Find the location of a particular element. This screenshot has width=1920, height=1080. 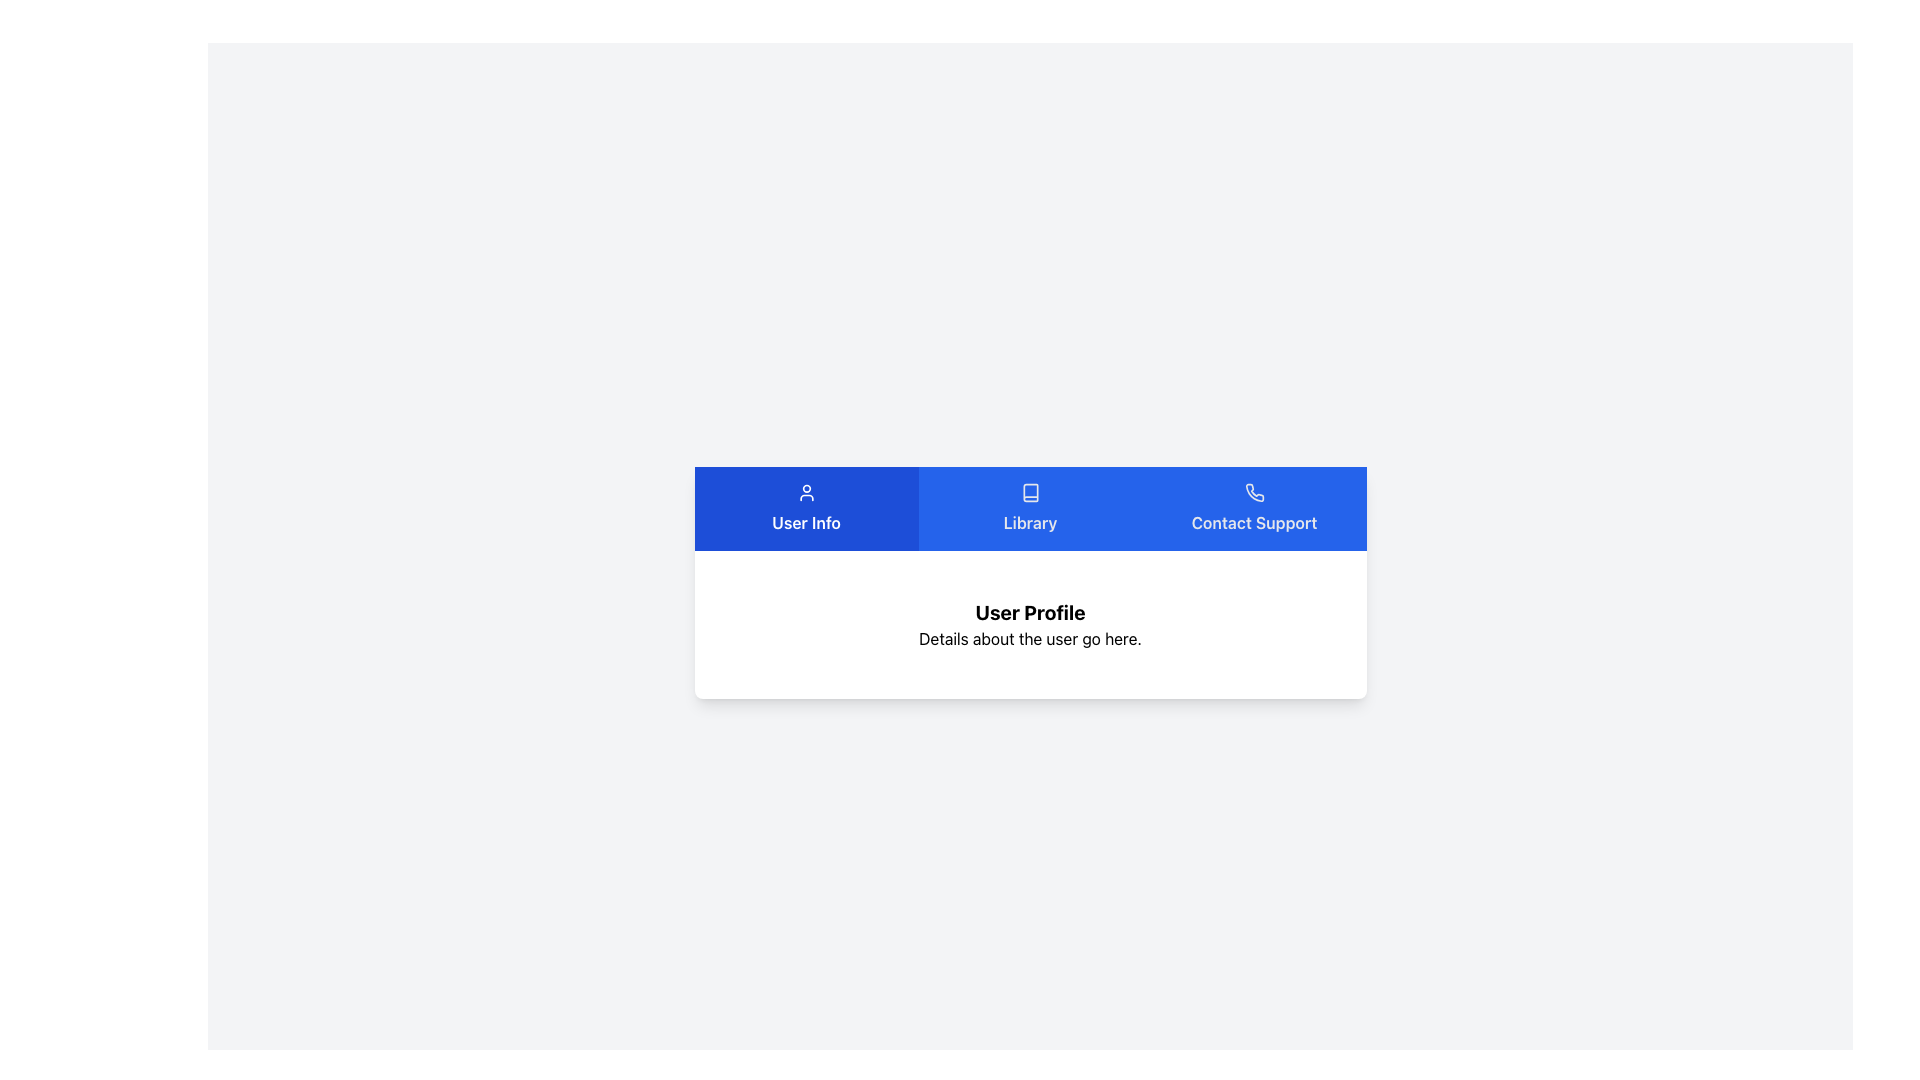

the leftmost navigation button in the blue navigation bar is located at coordinates (806, 508).